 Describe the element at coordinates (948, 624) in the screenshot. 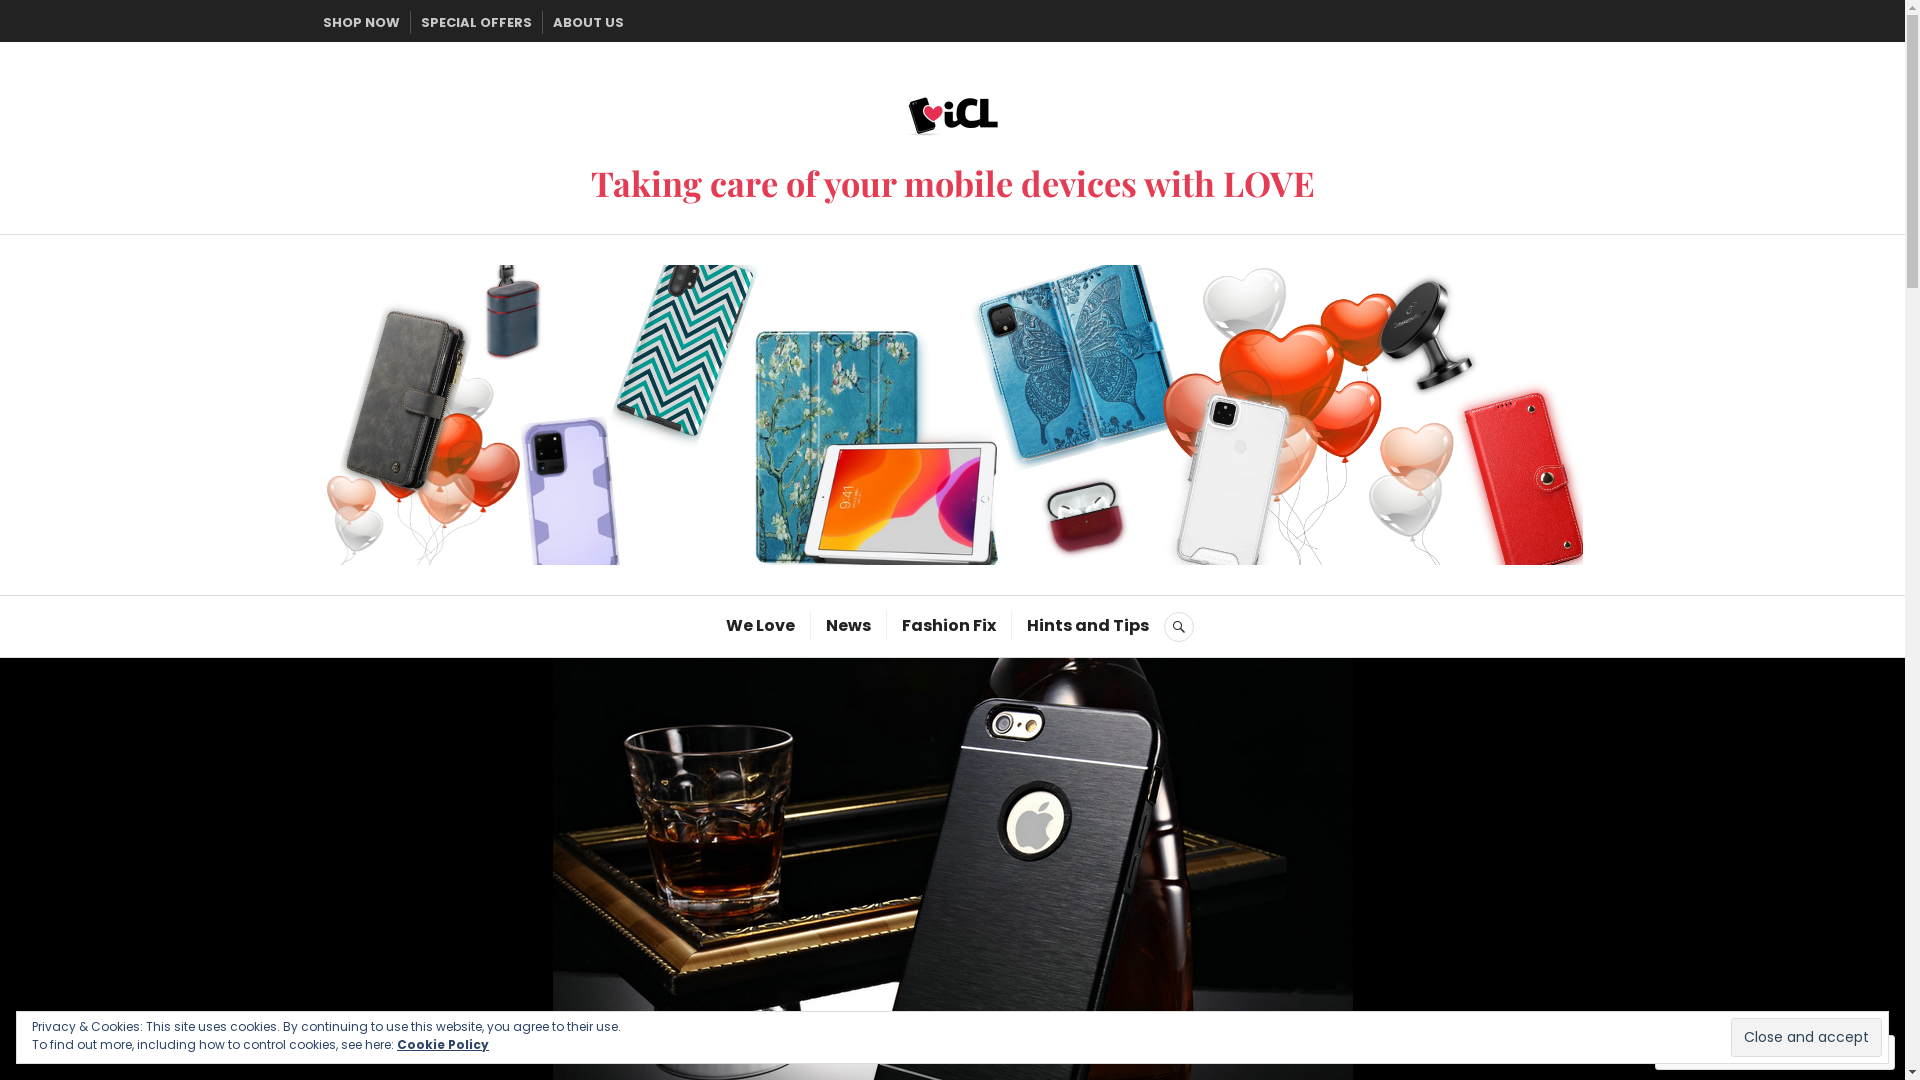

I see `'Fashion Fix'` at that location.